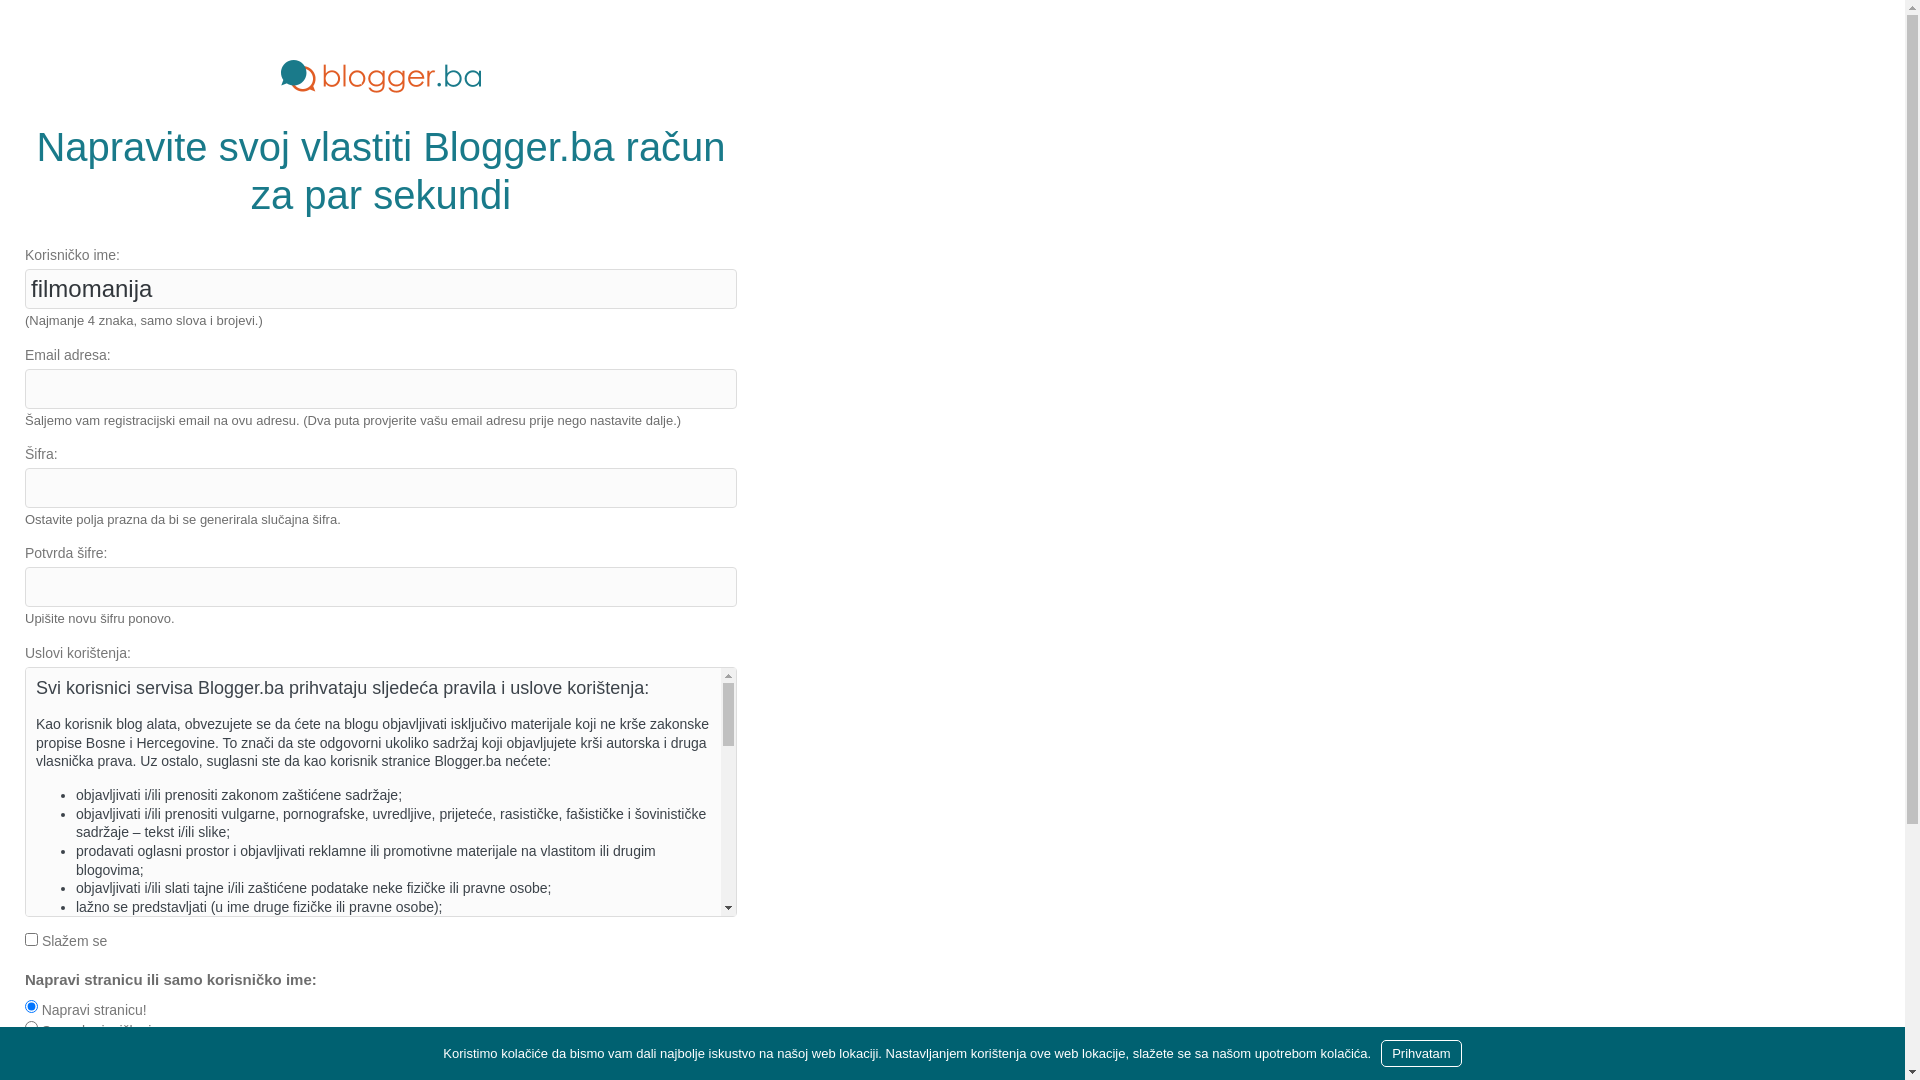  Describe the element at coordinates (1420, 1052) in the screenshot. I see `'Prihvatam'` at that location.